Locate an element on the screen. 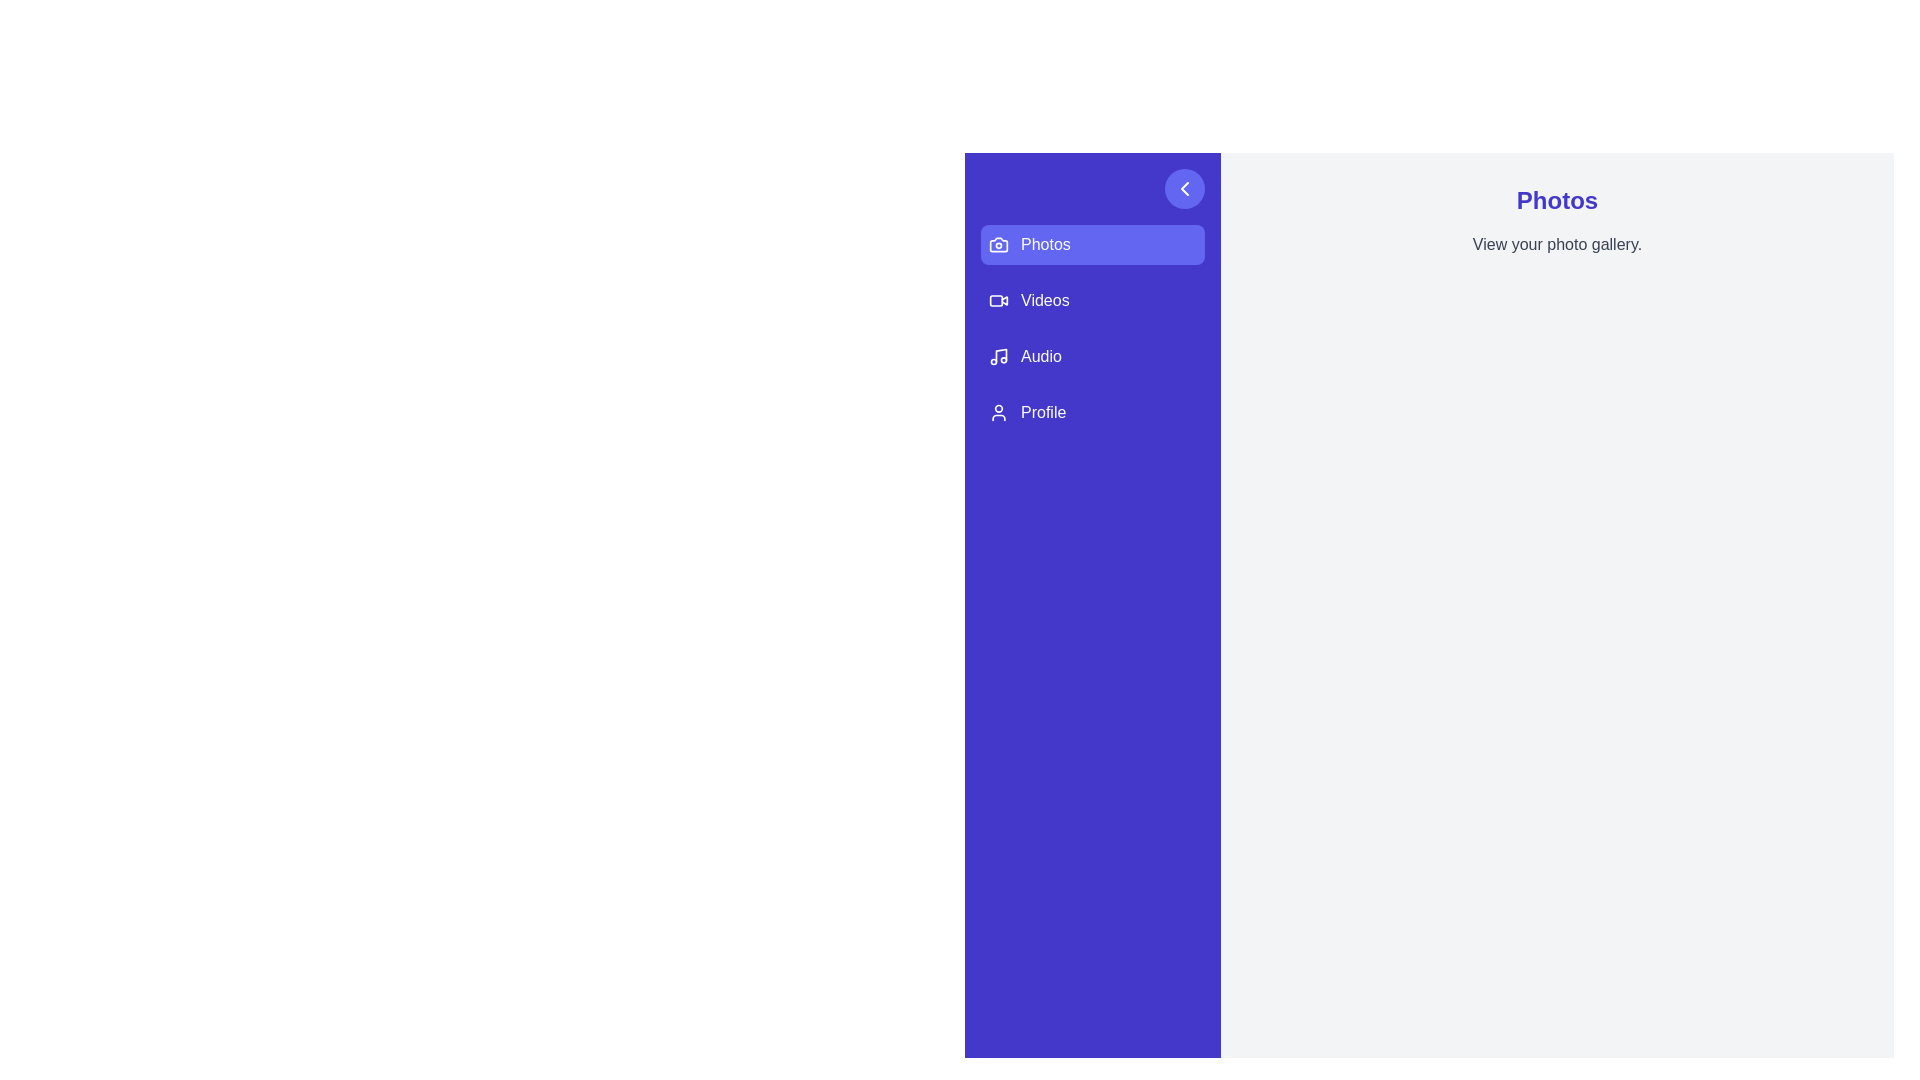  the 'Audio' icon located in the navigation menu, which serves as a graphical indicator for the audio section is located at coordinates (998, 356).